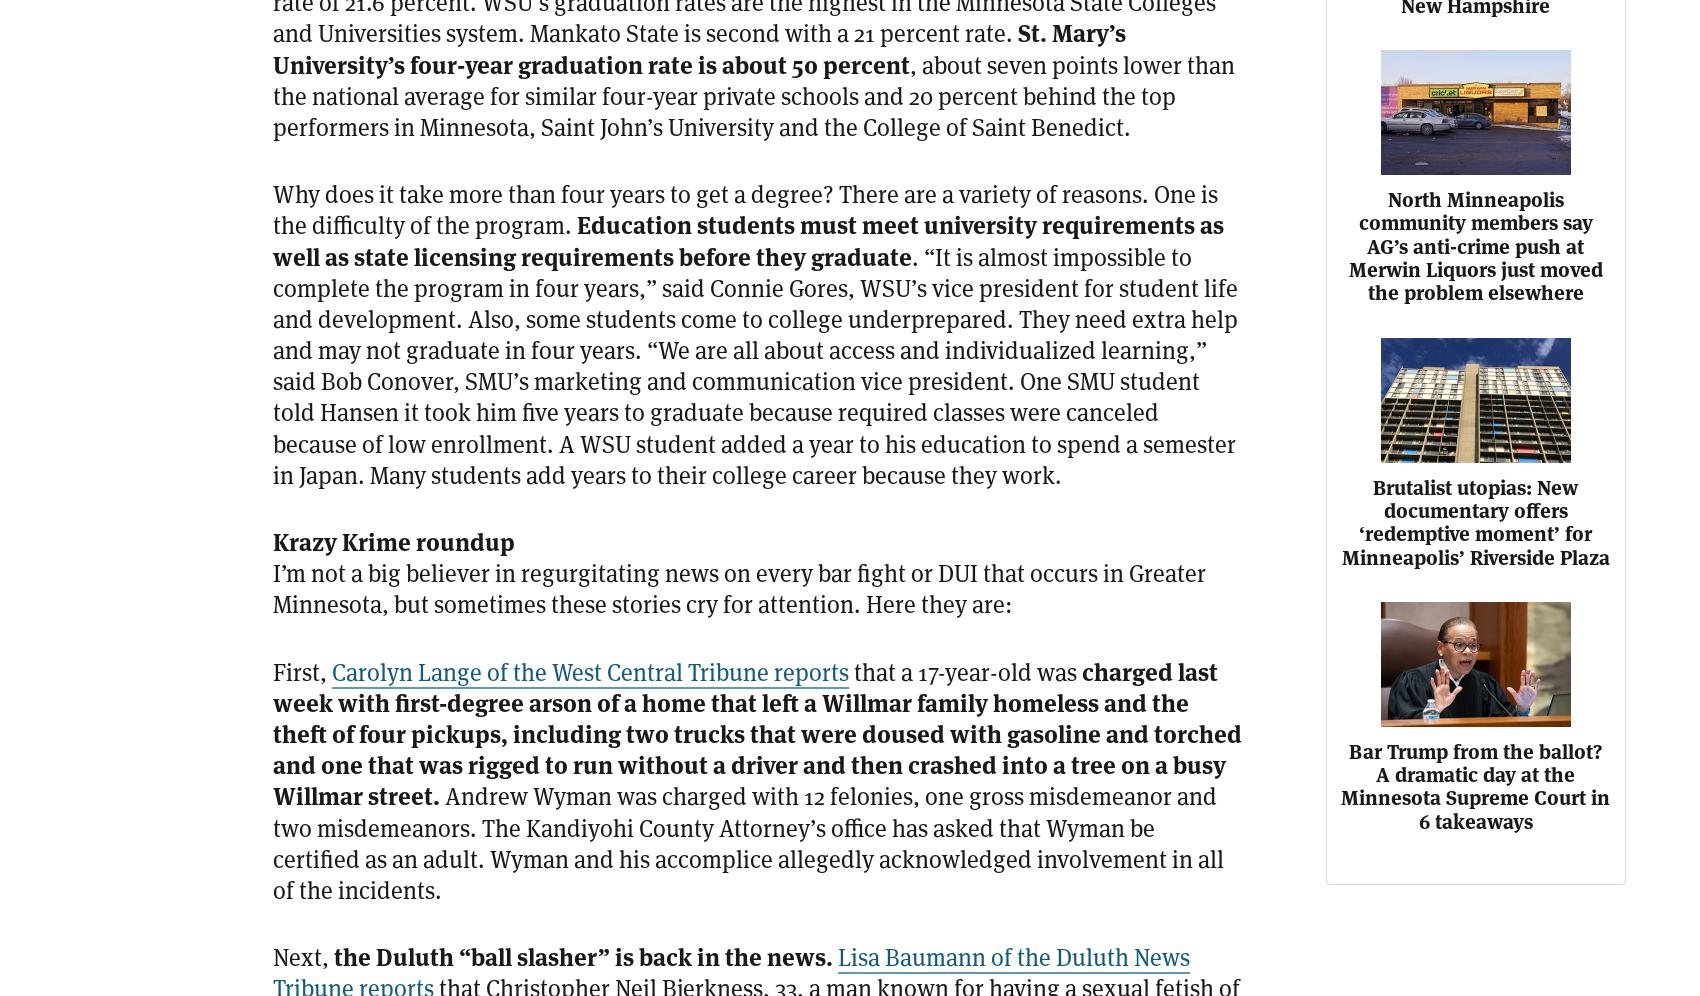  I want to click on 'North Minneapolis community members say AG’s anti-crime push at Merwin Liquors just moved the problem elsewhere', so click(1347, 245).